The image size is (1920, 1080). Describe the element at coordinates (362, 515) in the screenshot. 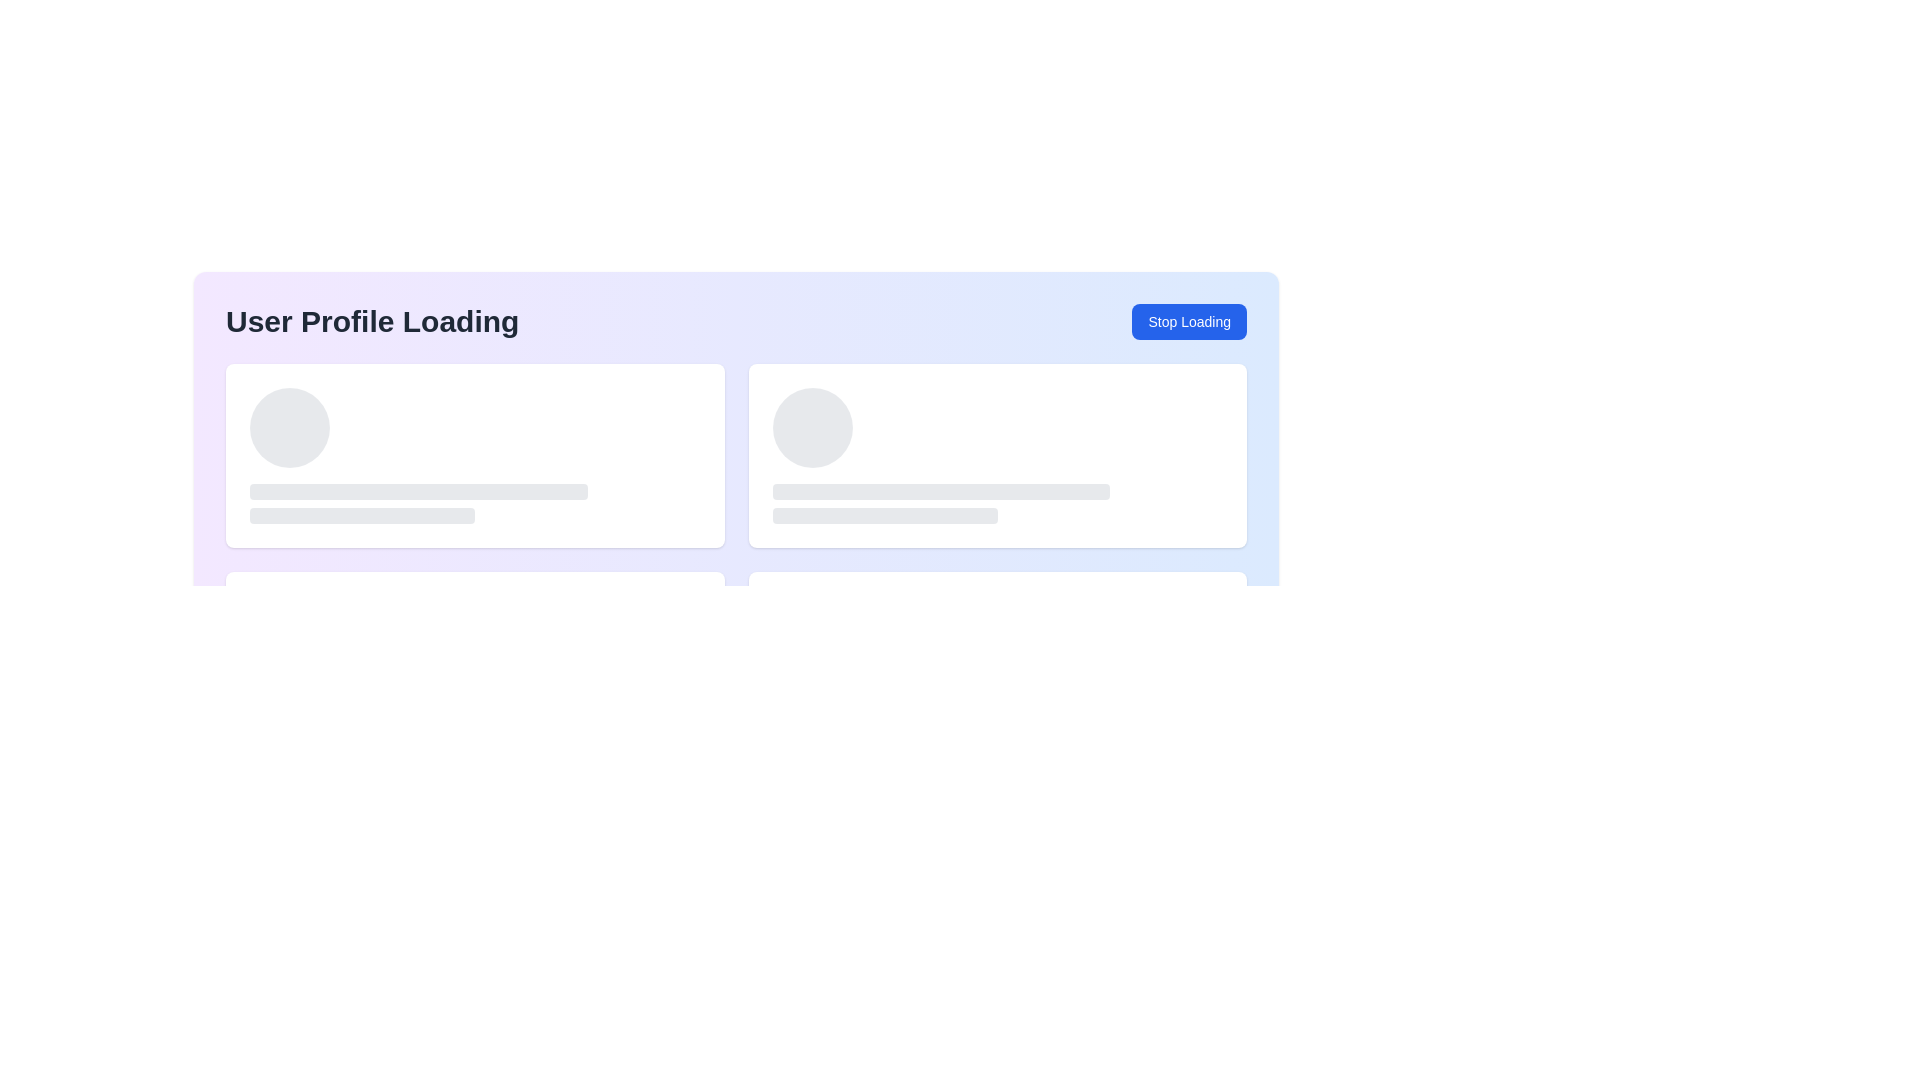

I see `the Loading placeholder bar, which is a rounded gray rectangle simulating a loading component and is the third element in a vertically stacked group of placeholders` at that location.